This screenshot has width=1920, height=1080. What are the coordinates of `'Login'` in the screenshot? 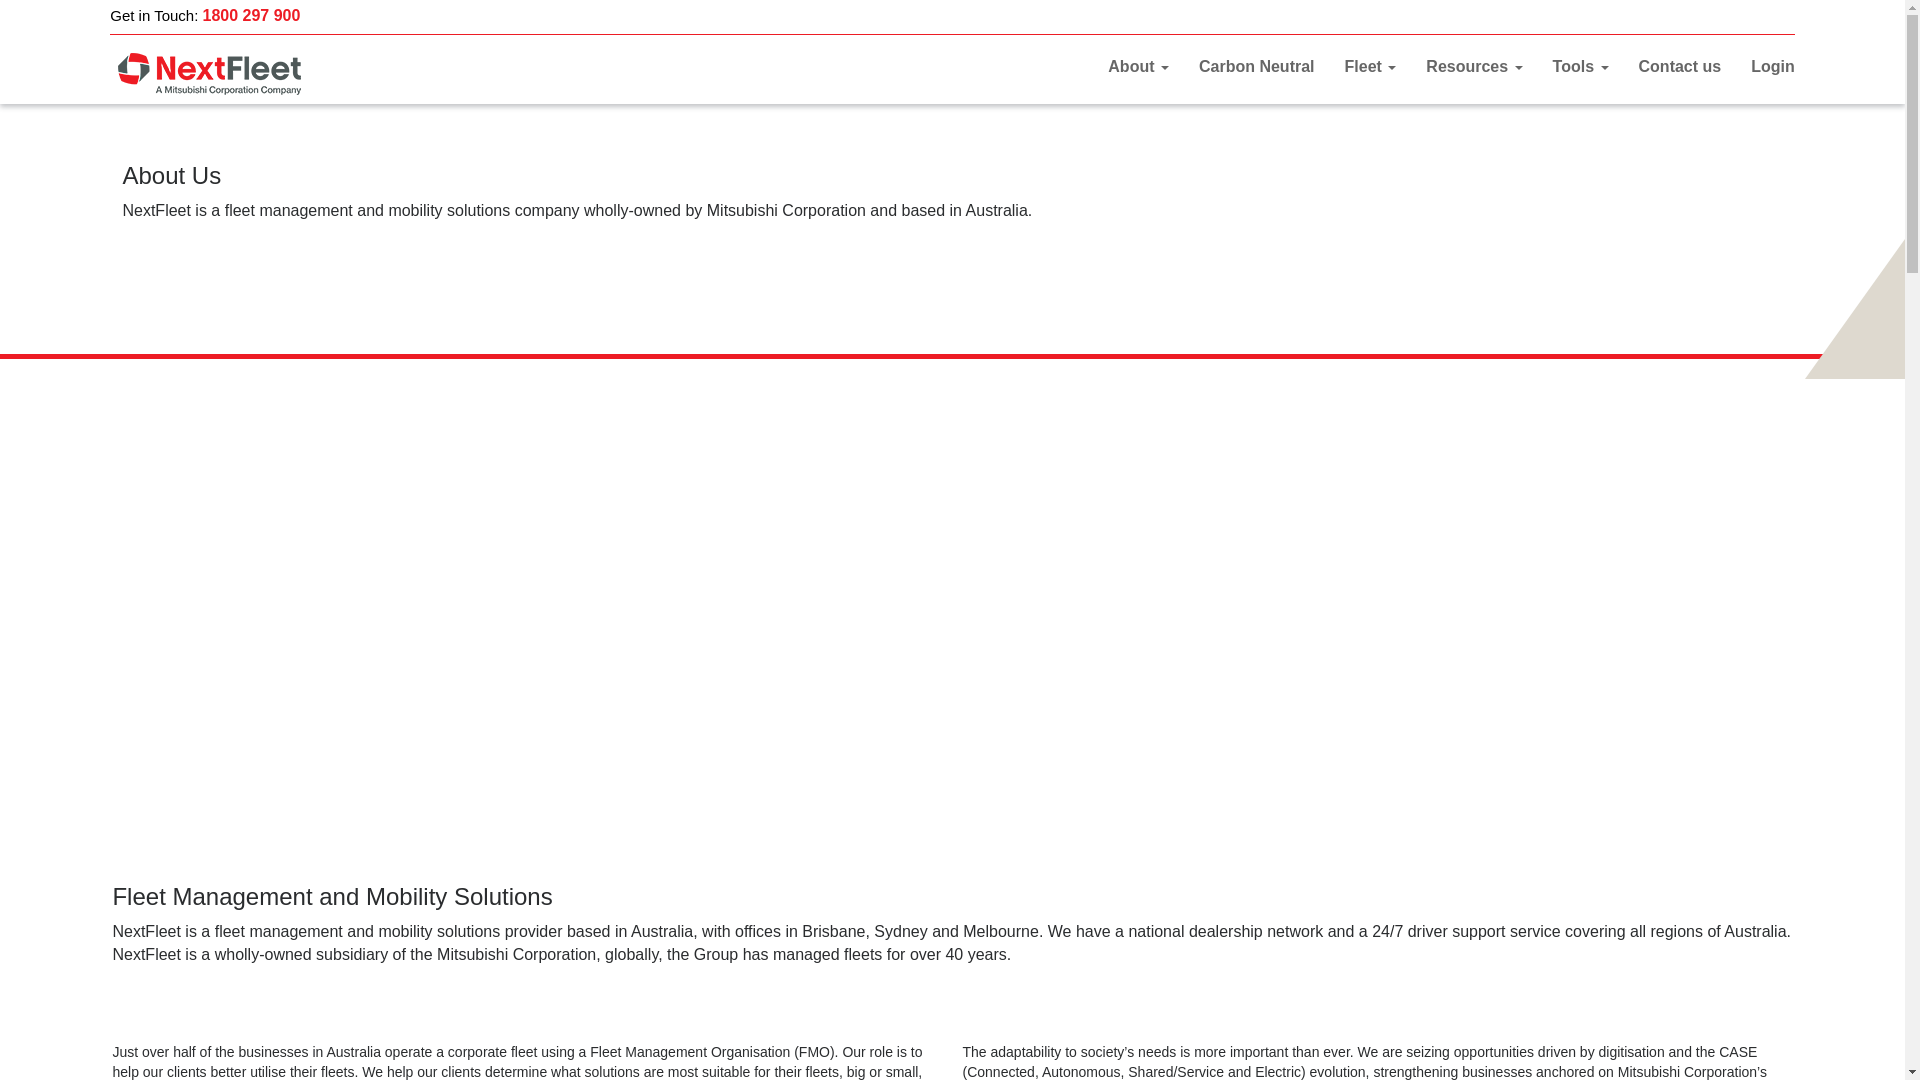 It's located at (1772, 64).